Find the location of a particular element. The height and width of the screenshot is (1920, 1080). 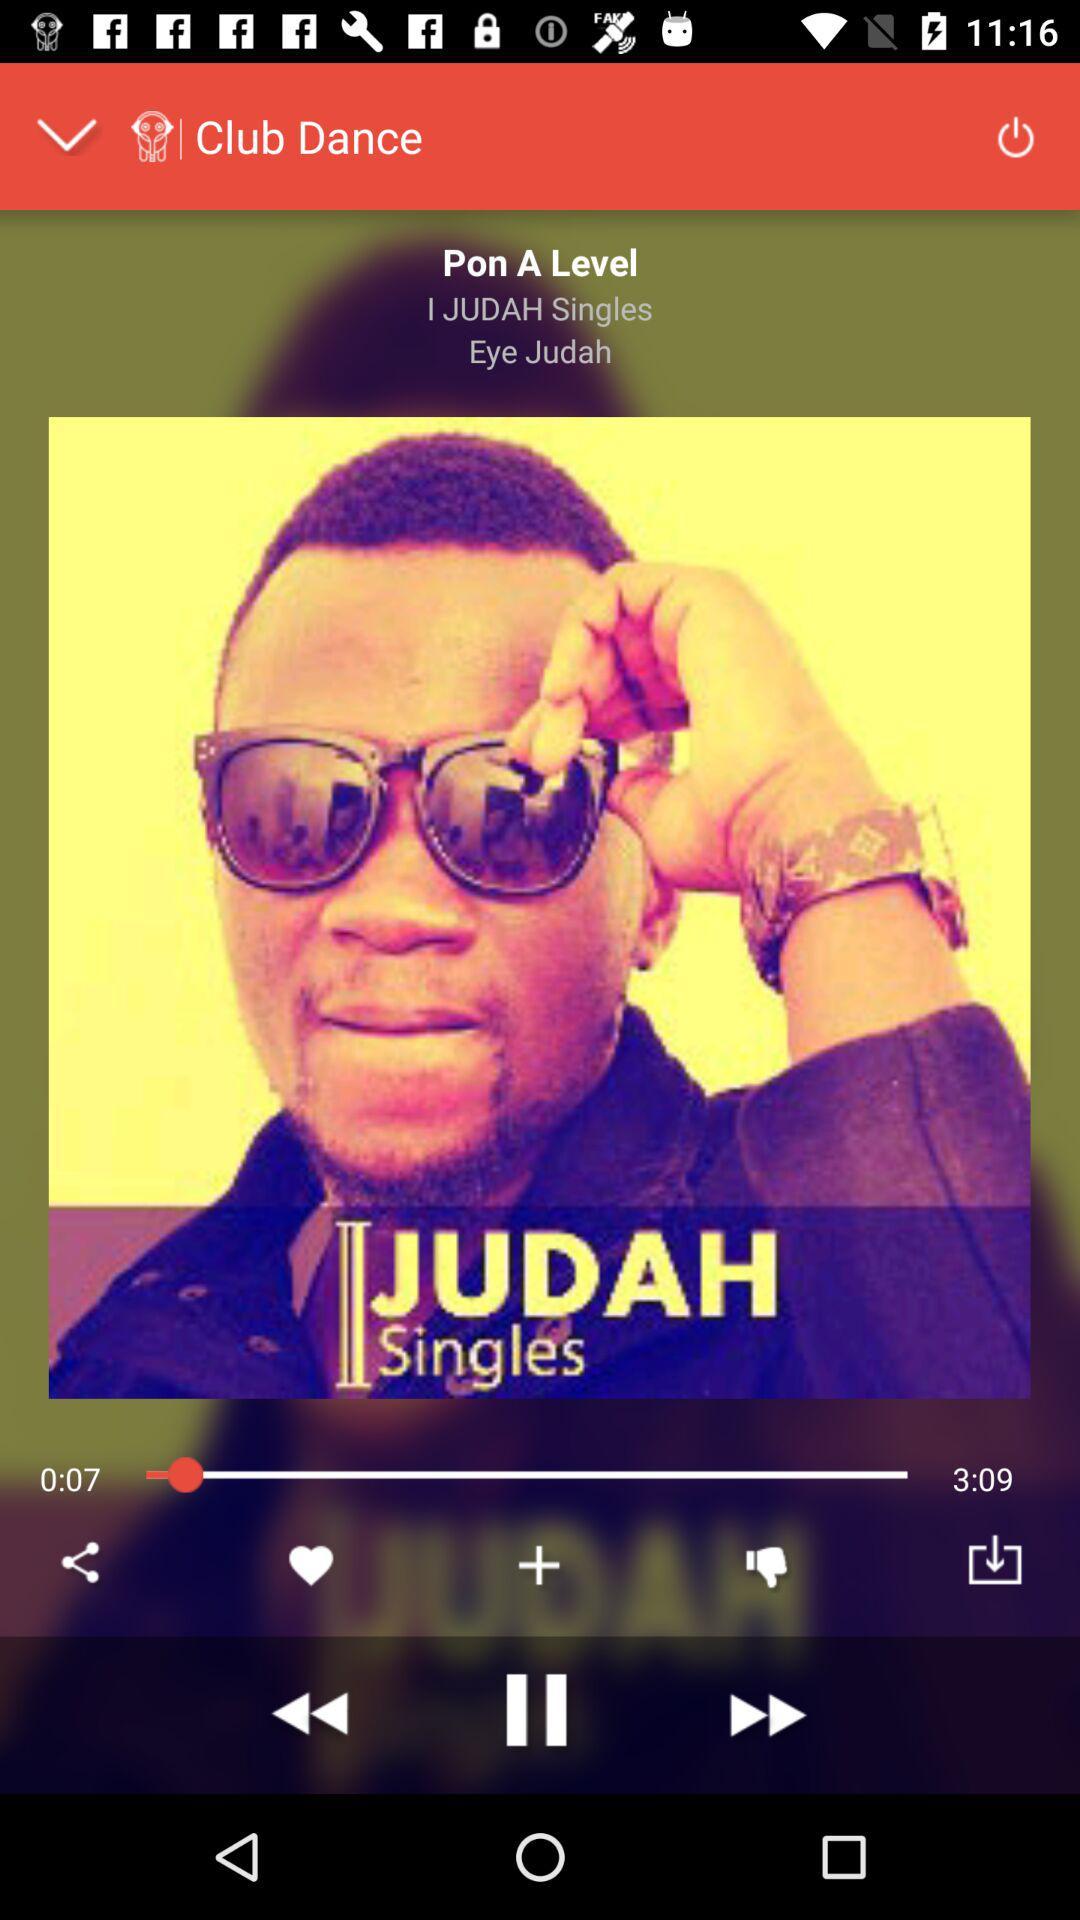

share button is located at coordinates (83, 1564).